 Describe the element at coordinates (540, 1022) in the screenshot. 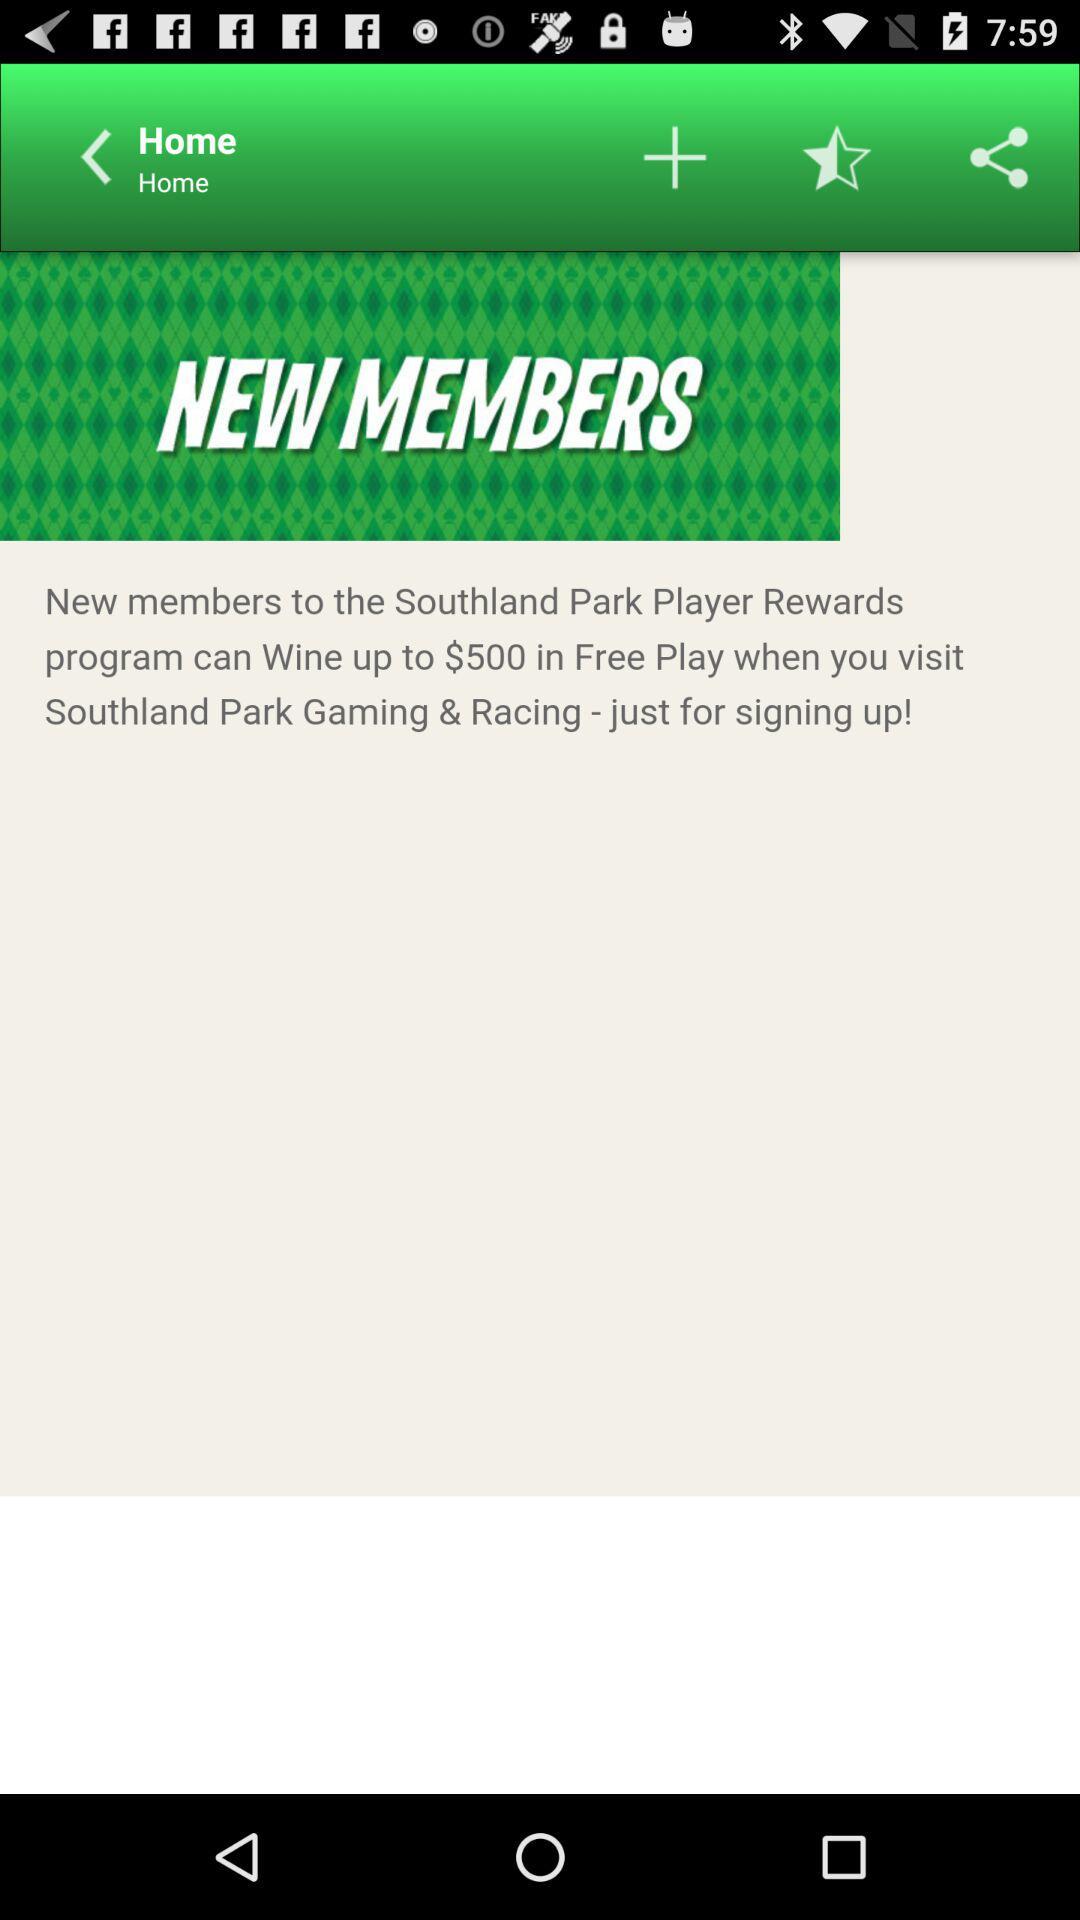

I see `sign up to become member` at that location.